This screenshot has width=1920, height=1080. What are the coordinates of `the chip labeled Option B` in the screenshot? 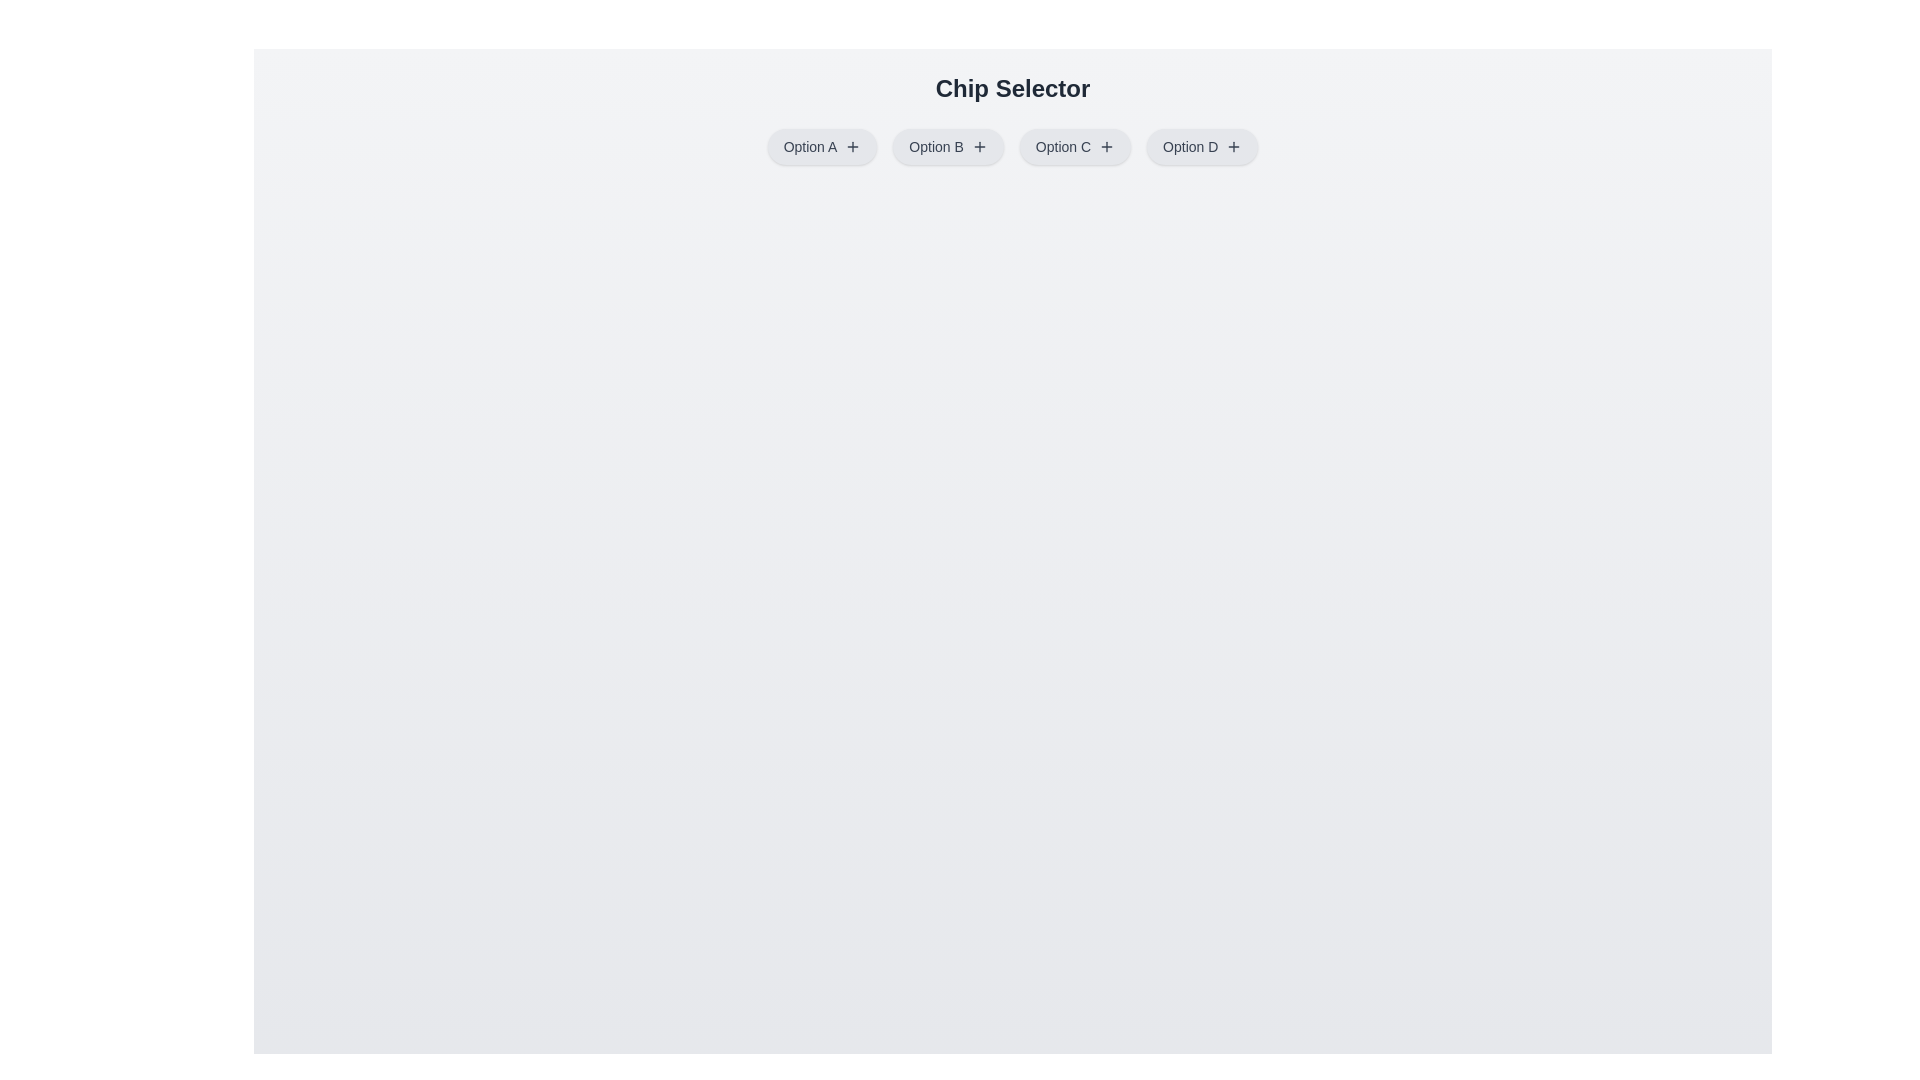 It's located at (947, 145).